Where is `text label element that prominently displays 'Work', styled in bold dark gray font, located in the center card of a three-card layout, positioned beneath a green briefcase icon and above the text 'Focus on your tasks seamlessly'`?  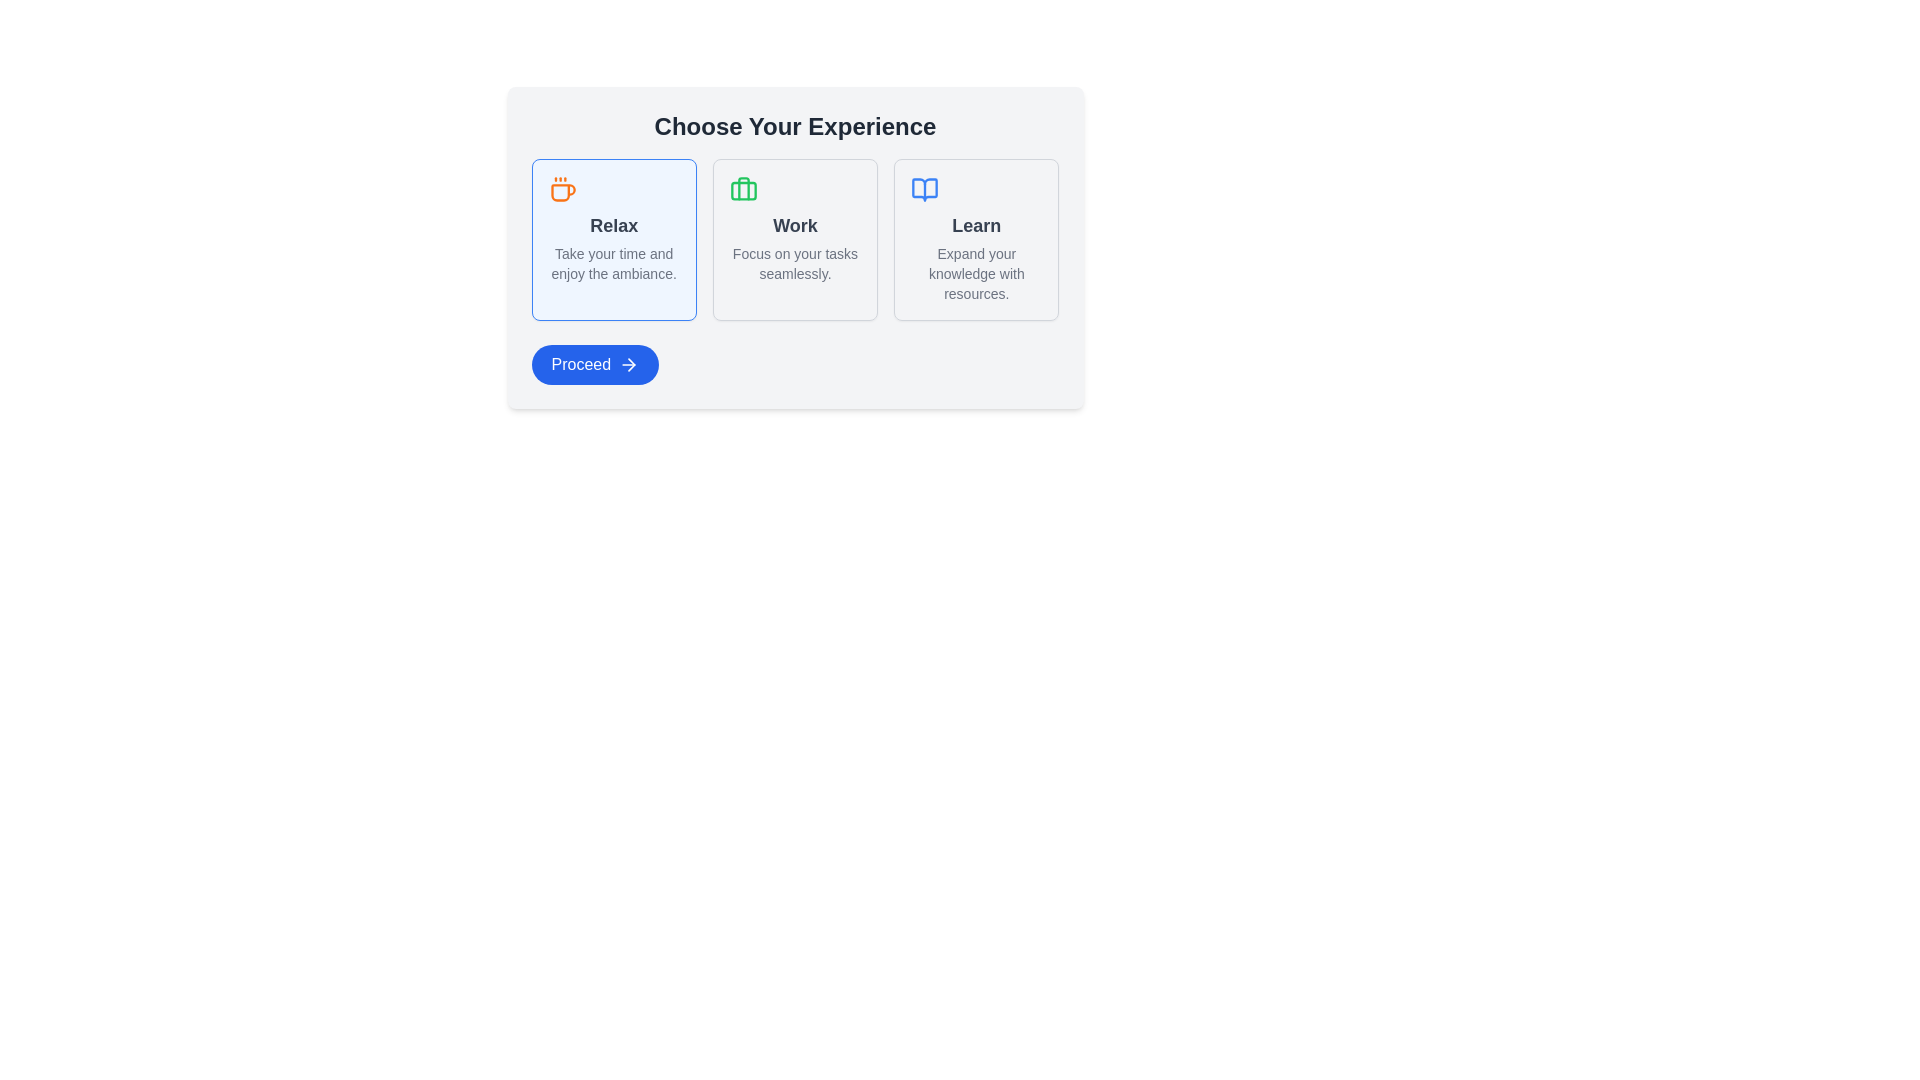
text label element that prominently displays 'Work', styled in bold dark gray font, located in the center card of a three-card layout, positioned beneath a green briefcase icon and above the text 'Focus on your tasks seamlessly' is located at coordinates (794, 225).